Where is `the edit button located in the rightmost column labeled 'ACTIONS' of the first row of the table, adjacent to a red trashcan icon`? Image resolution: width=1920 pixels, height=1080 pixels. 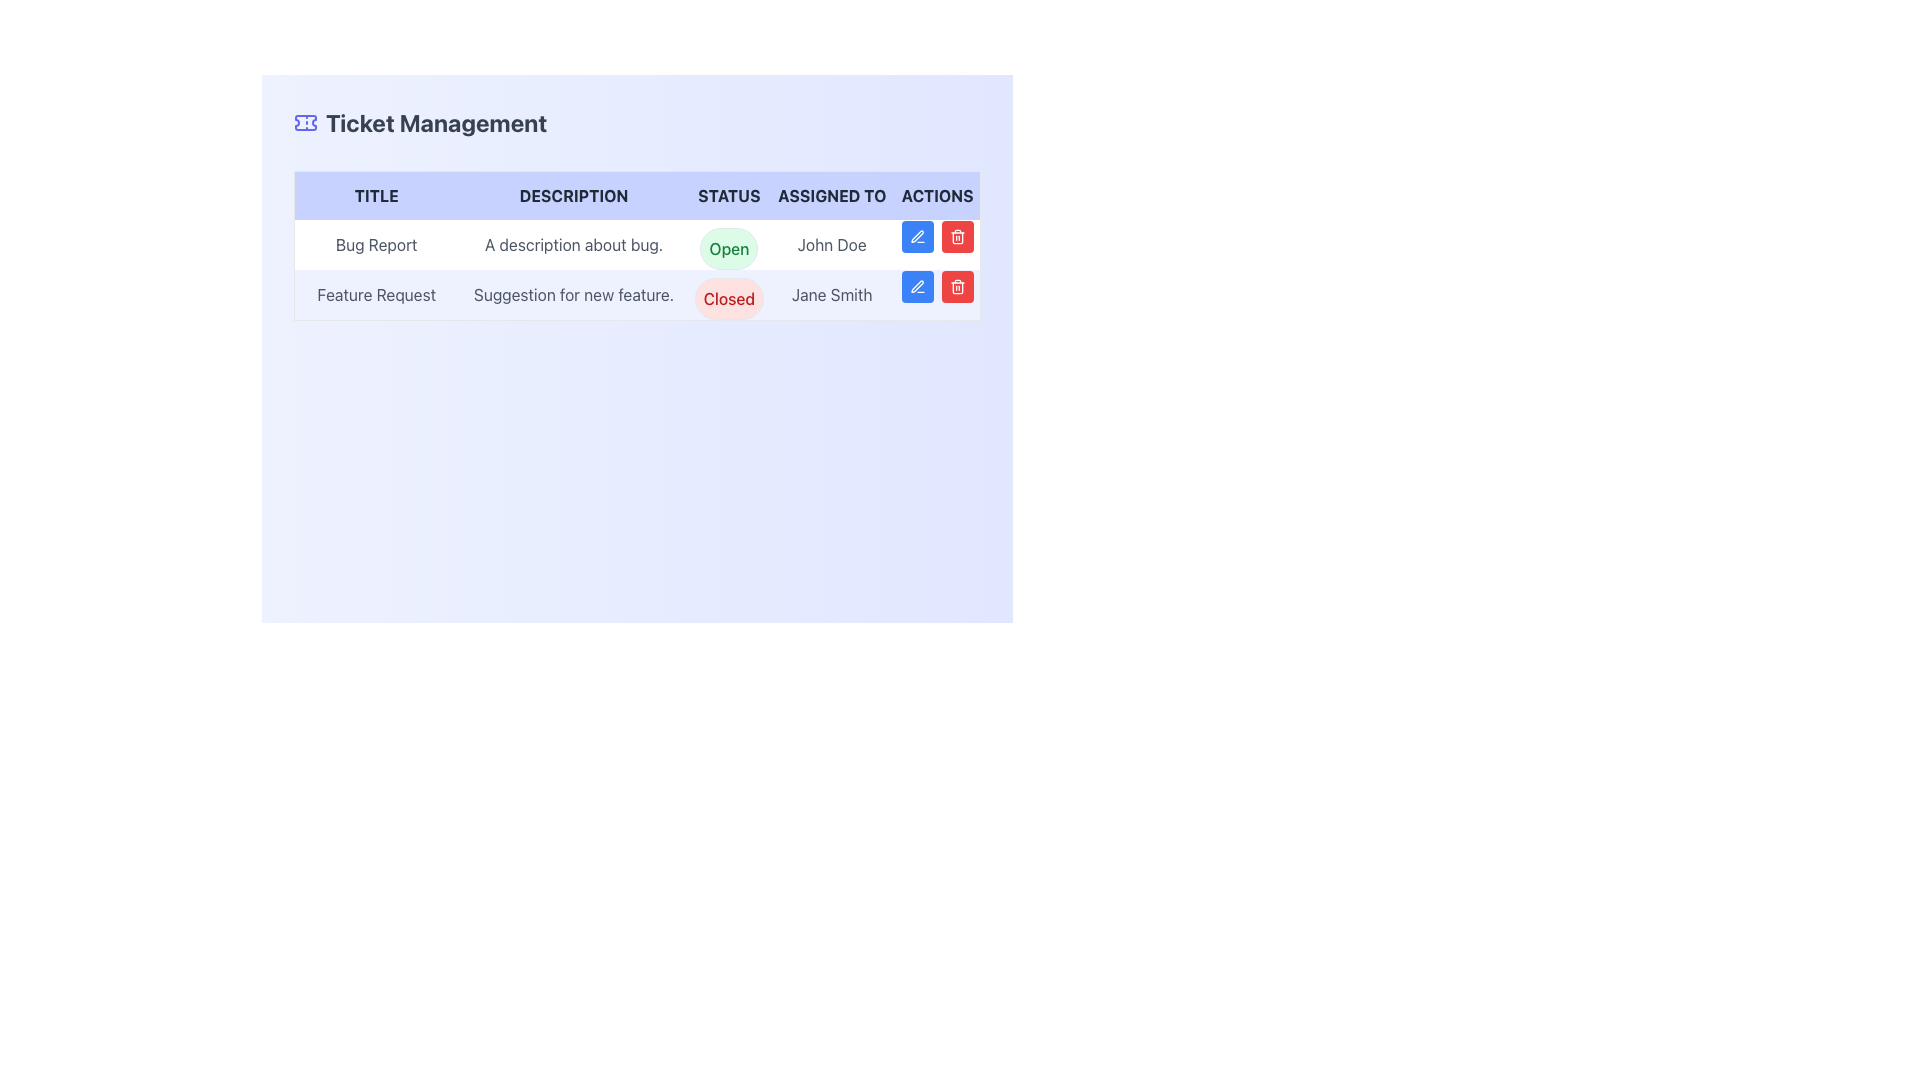
the edit button located in the rightmost column labeled 'ACTIONS' of the first row of the table, adjacent to a red trashcan icon is located at coordinates (916, 235).